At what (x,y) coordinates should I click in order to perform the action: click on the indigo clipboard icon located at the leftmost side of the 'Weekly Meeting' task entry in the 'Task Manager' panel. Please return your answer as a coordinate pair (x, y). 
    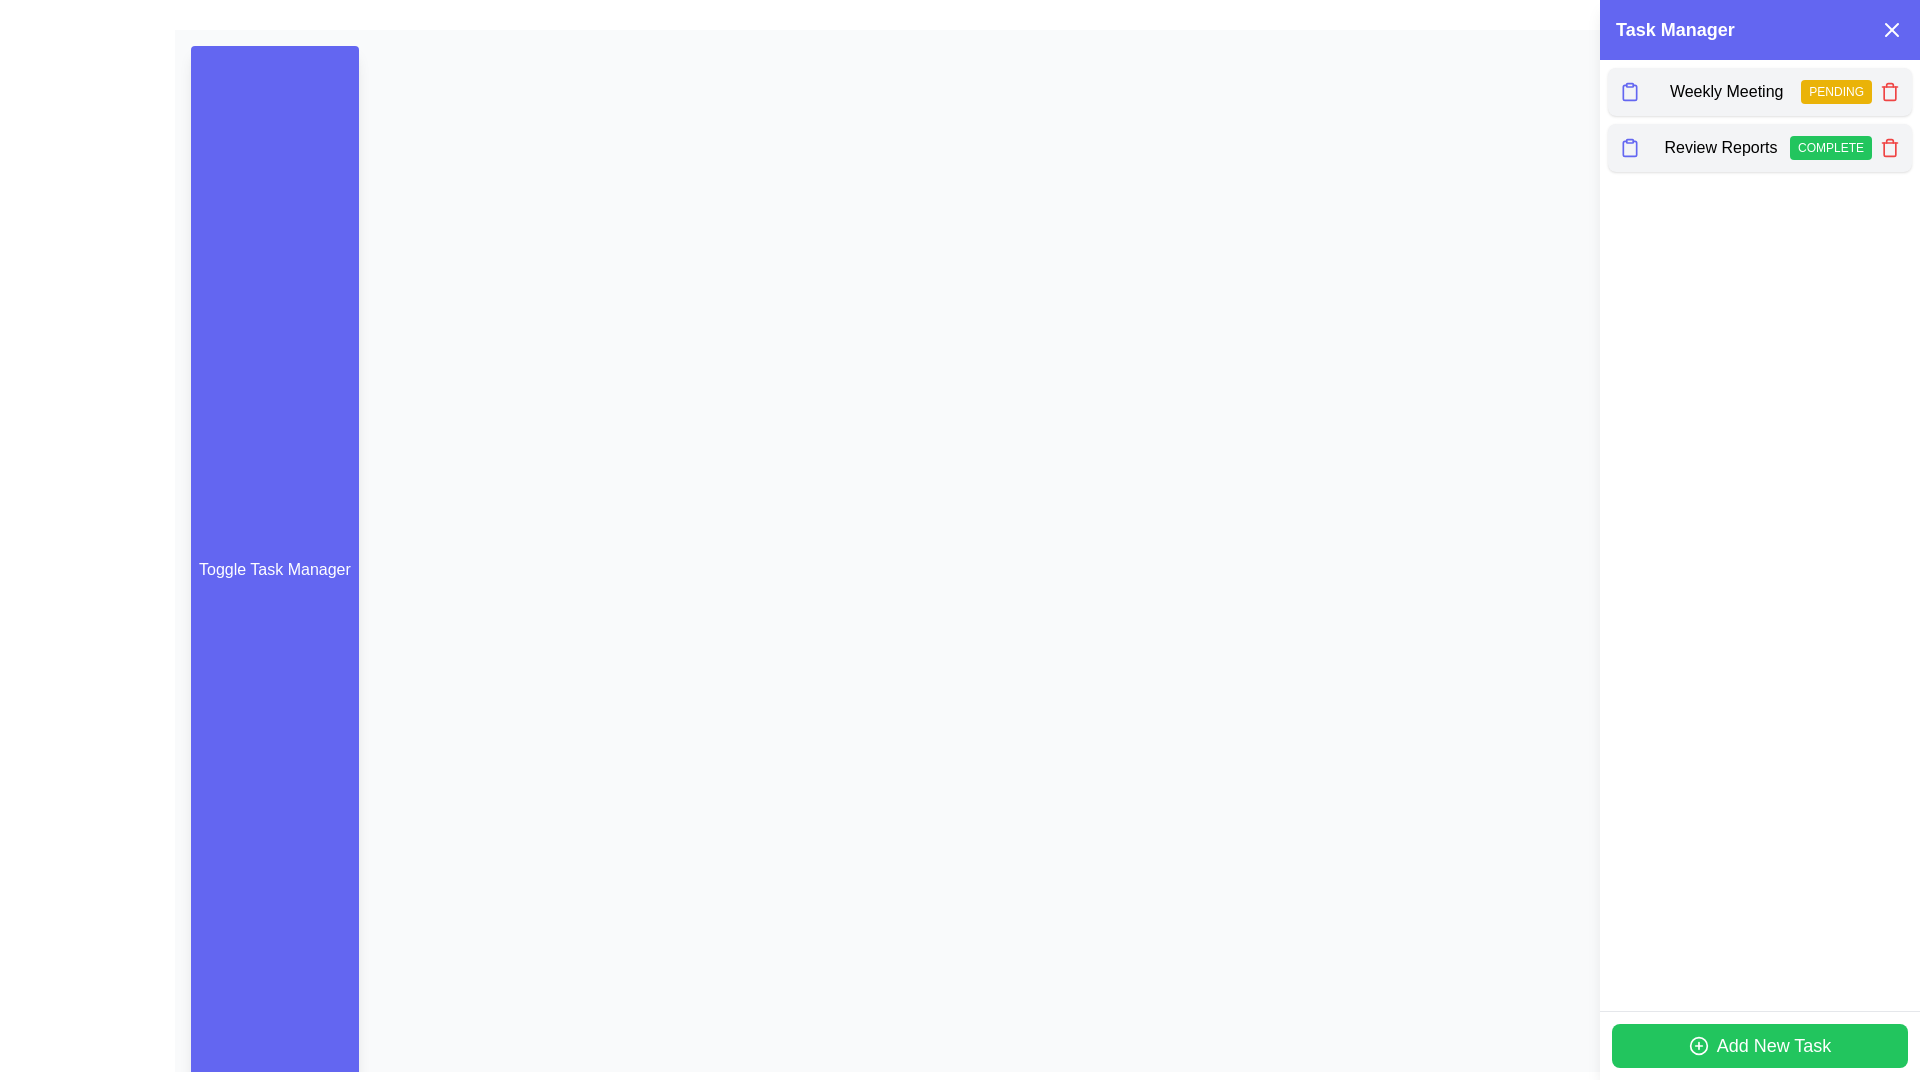
    Looking at the image, I should click on (1630, 92).